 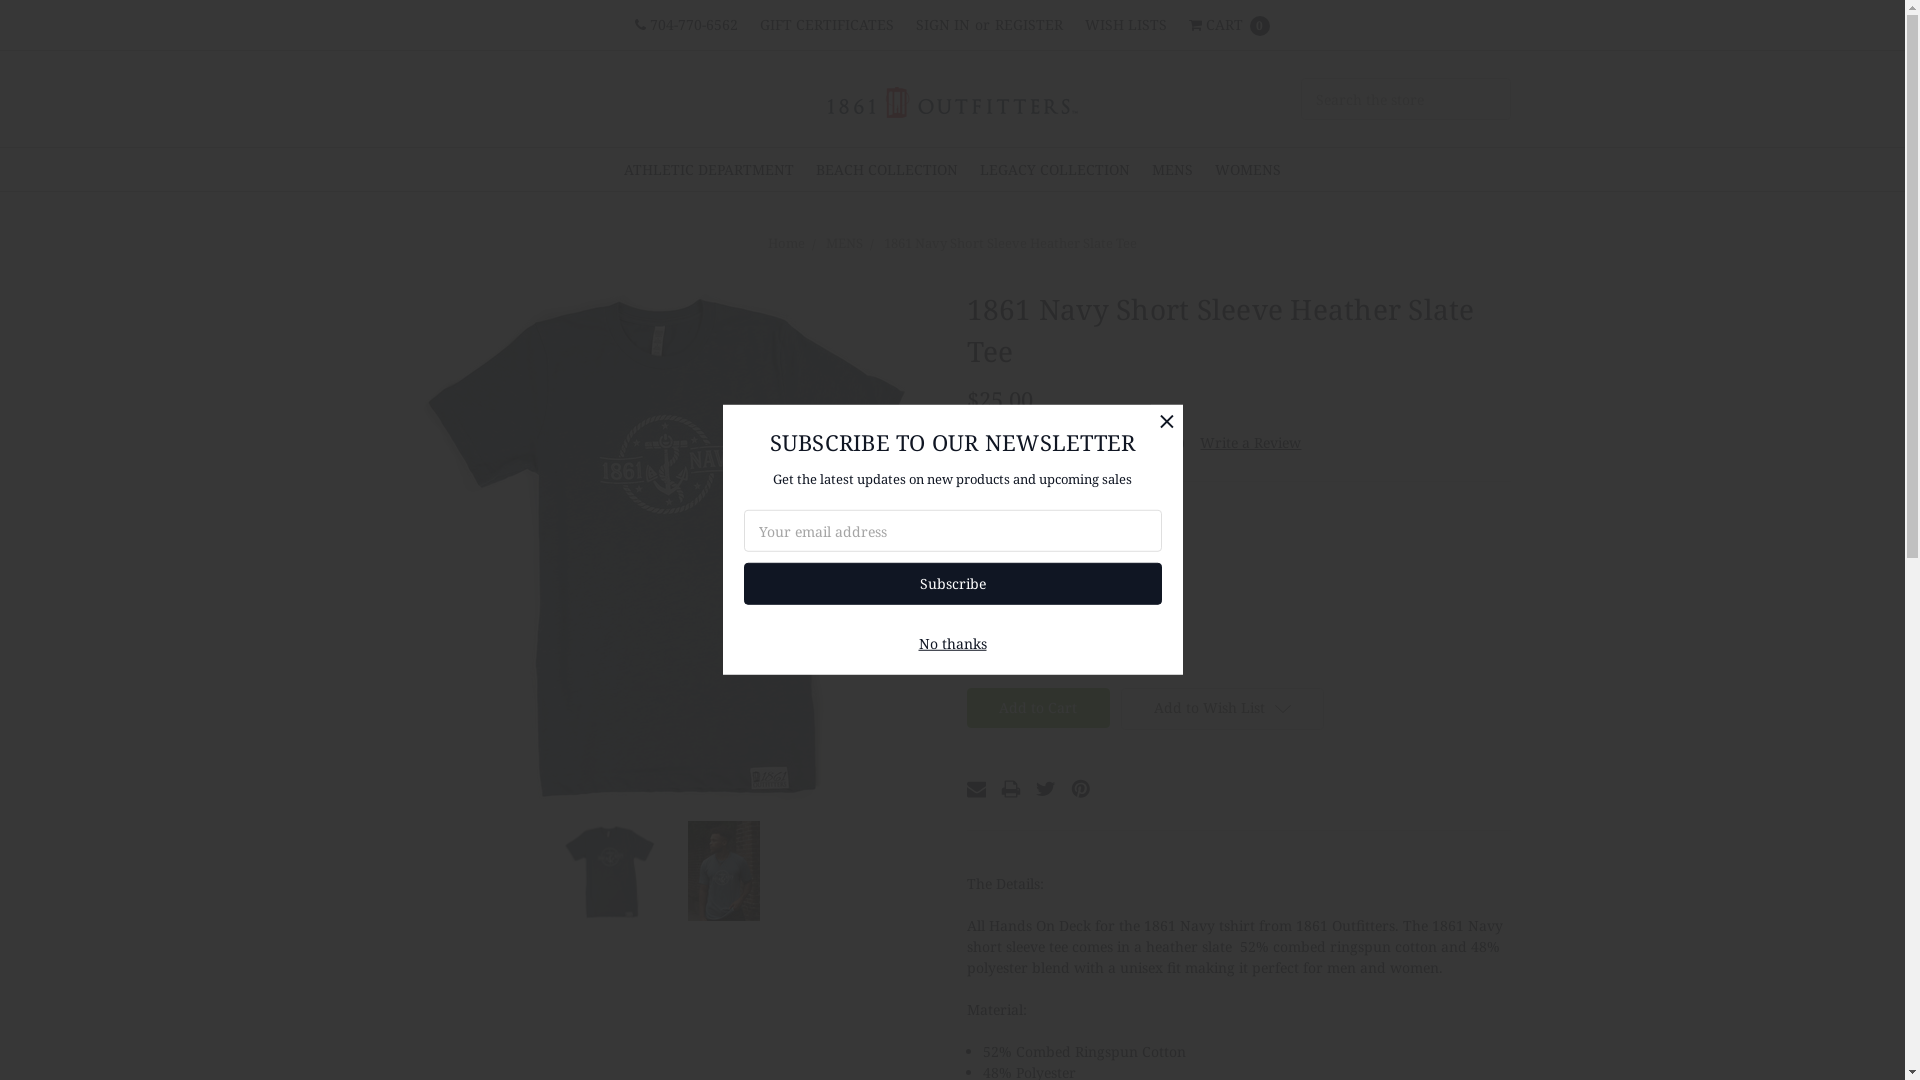 What do you see at coordinates (1041, 655) in the screenshot?
I see `'Increase Quantity:'` at bounding box center [1041, 655].